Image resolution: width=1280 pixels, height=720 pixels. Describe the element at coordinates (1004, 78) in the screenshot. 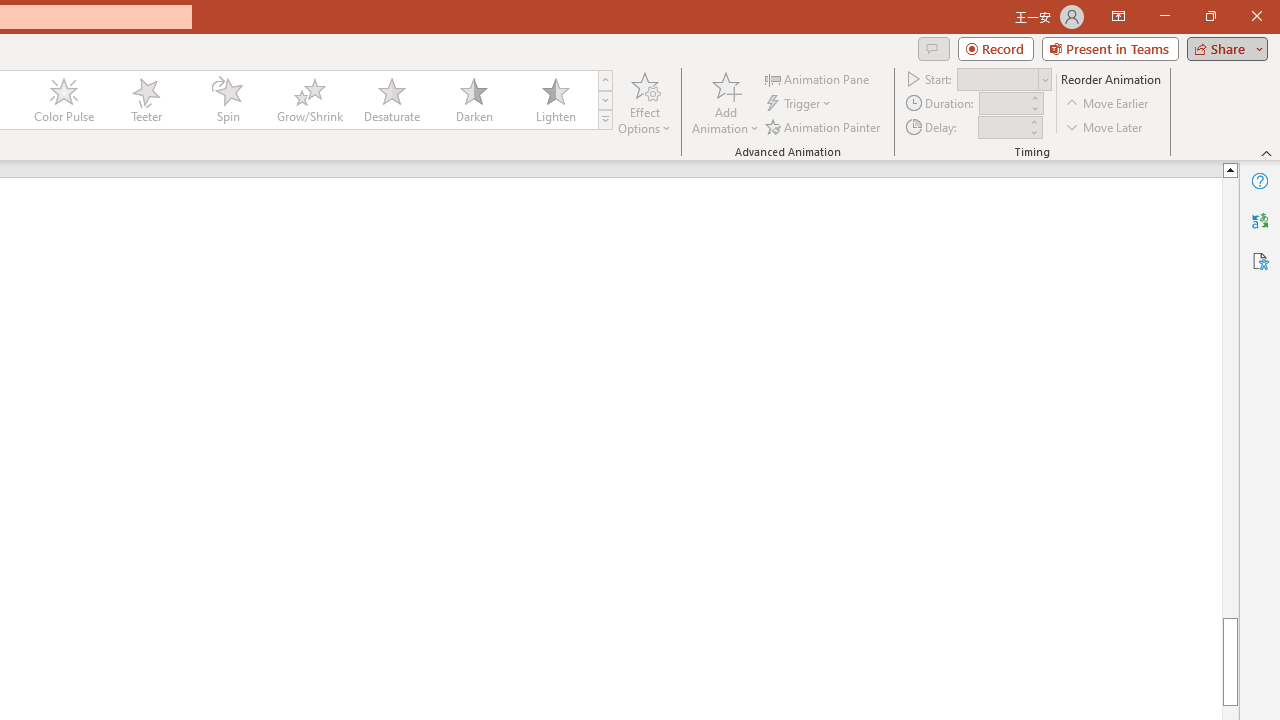

I see `'Start'` at that location.